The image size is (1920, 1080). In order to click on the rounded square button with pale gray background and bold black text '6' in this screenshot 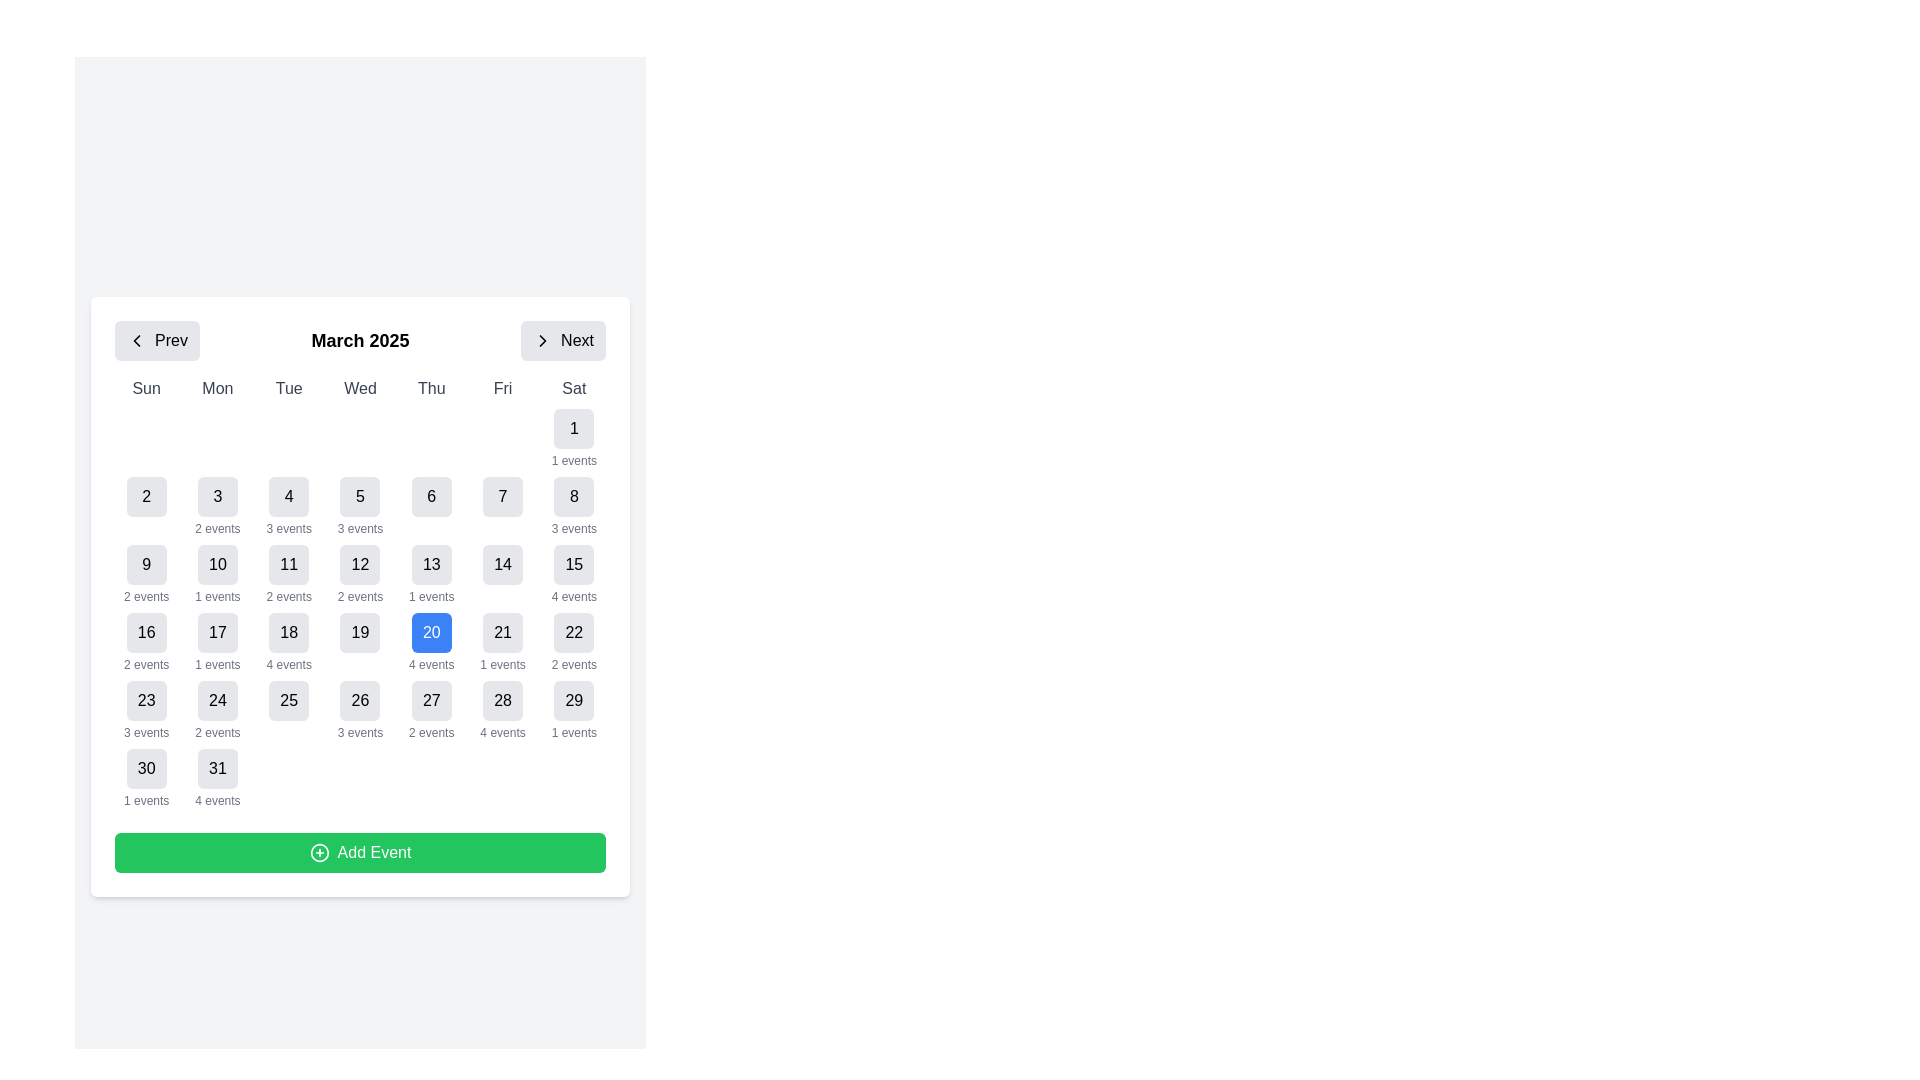, I will do `click(430, 496)`.